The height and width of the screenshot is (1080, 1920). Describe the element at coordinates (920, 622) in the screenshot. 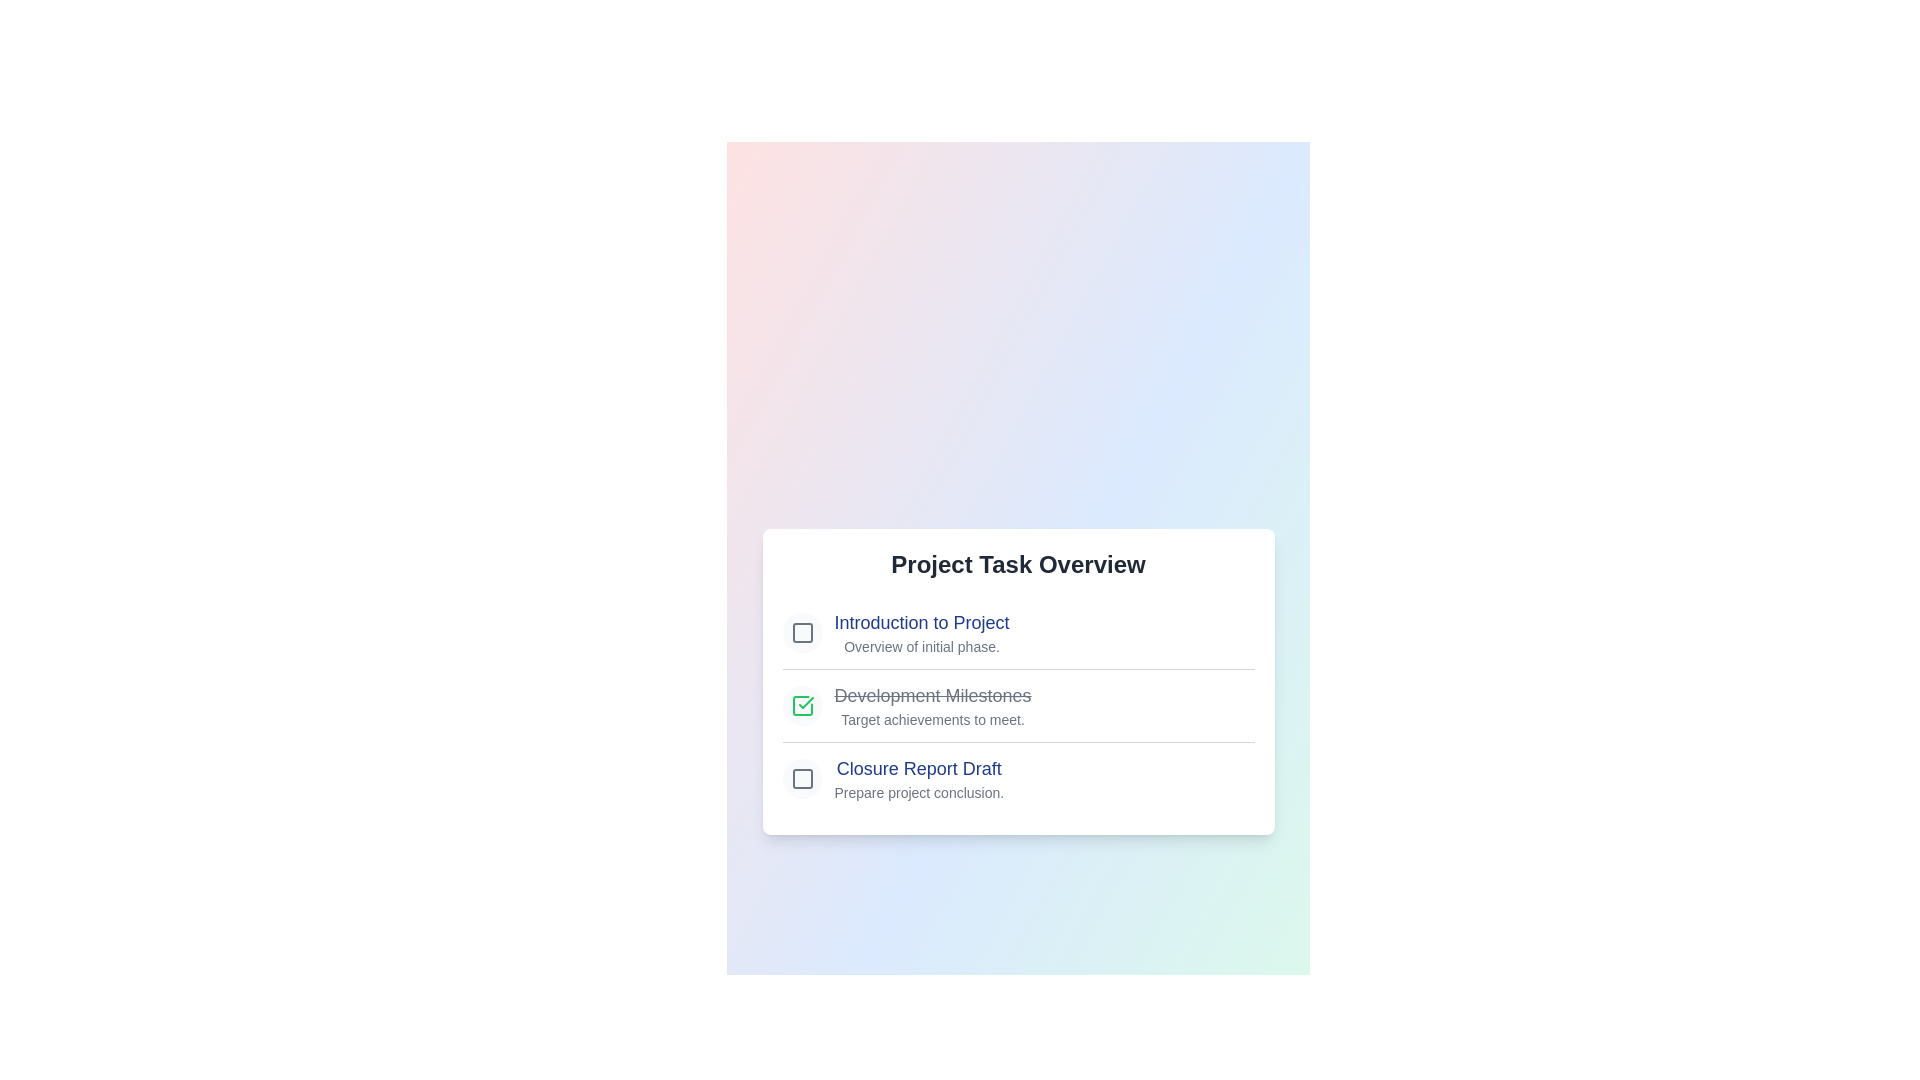

I see `the checklist item labeled 'Introduction to Project' to highlight it` at that location.